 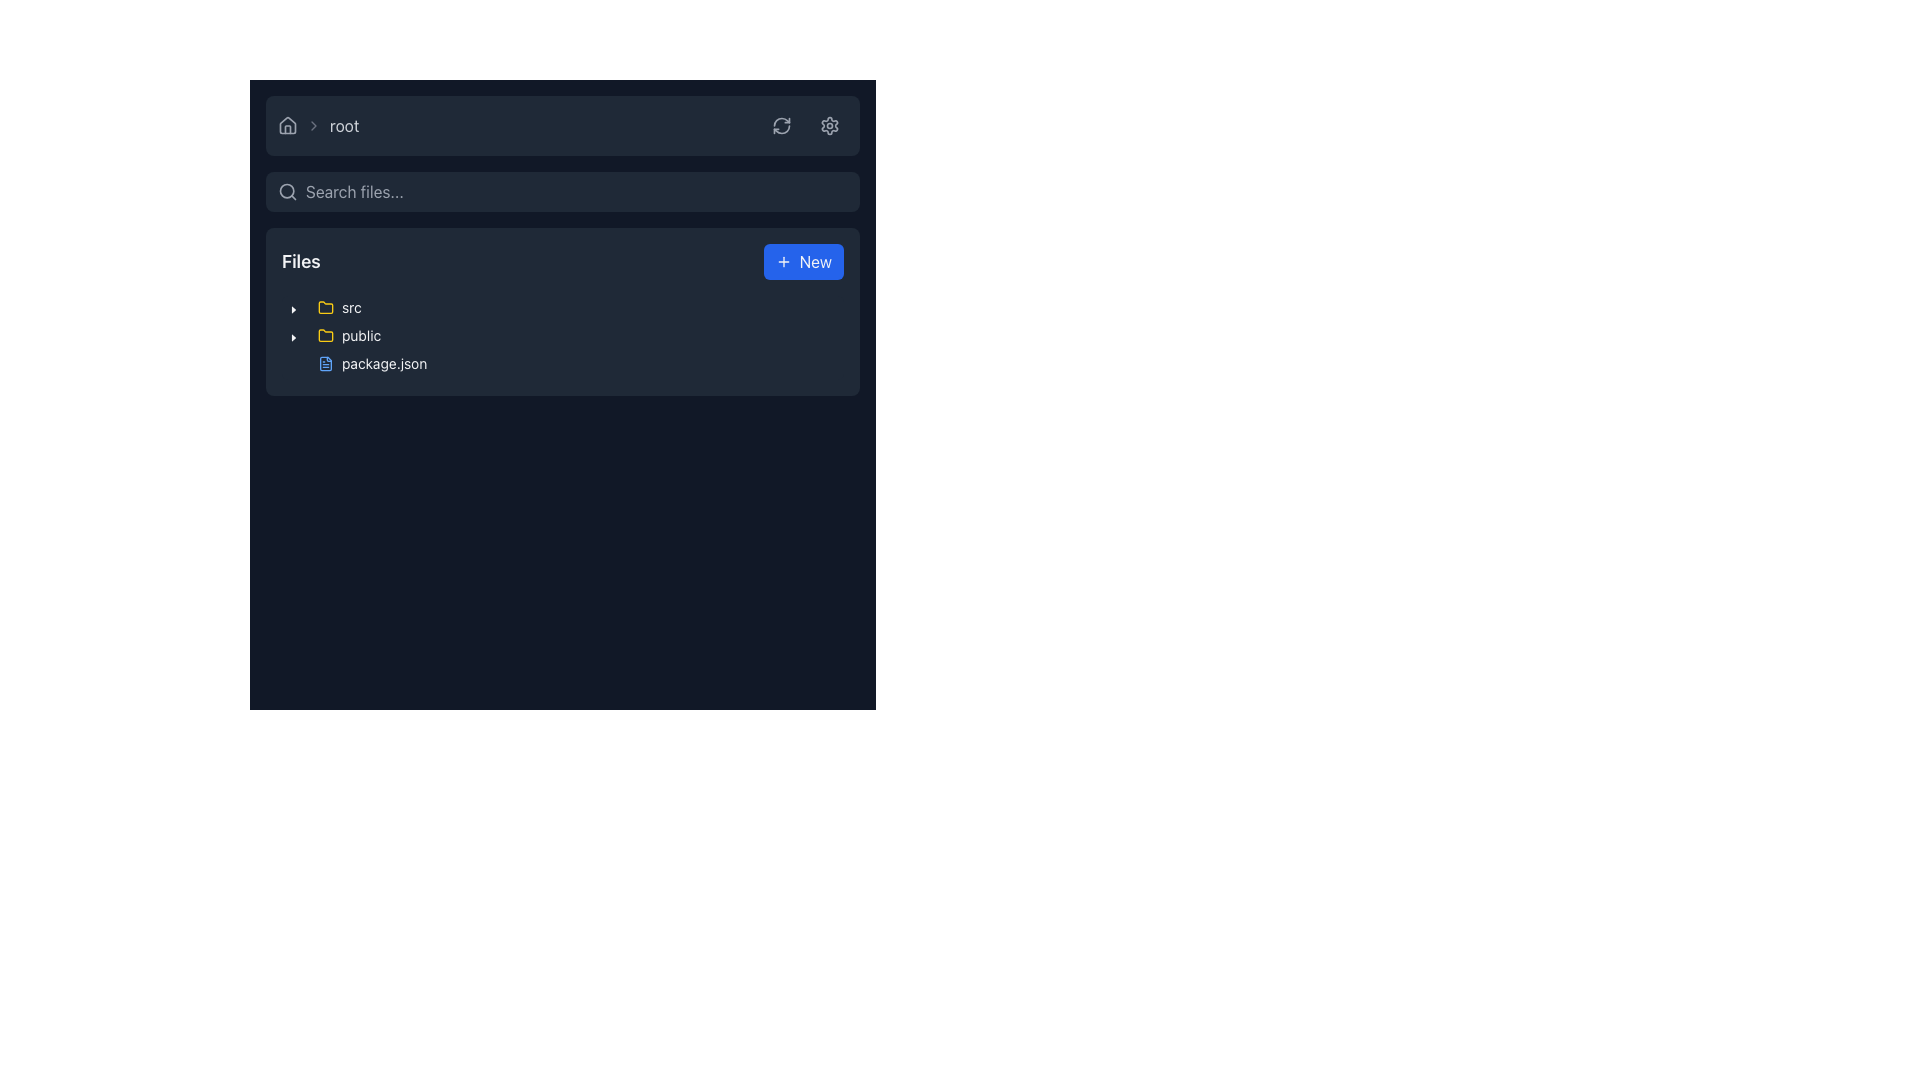 What do you see at coordinates (781, 126) in the screenshot?
I see `the refresh icon with a circular arrow pattern, located in the top-right section of the interface` at bounding box center [781, 126].